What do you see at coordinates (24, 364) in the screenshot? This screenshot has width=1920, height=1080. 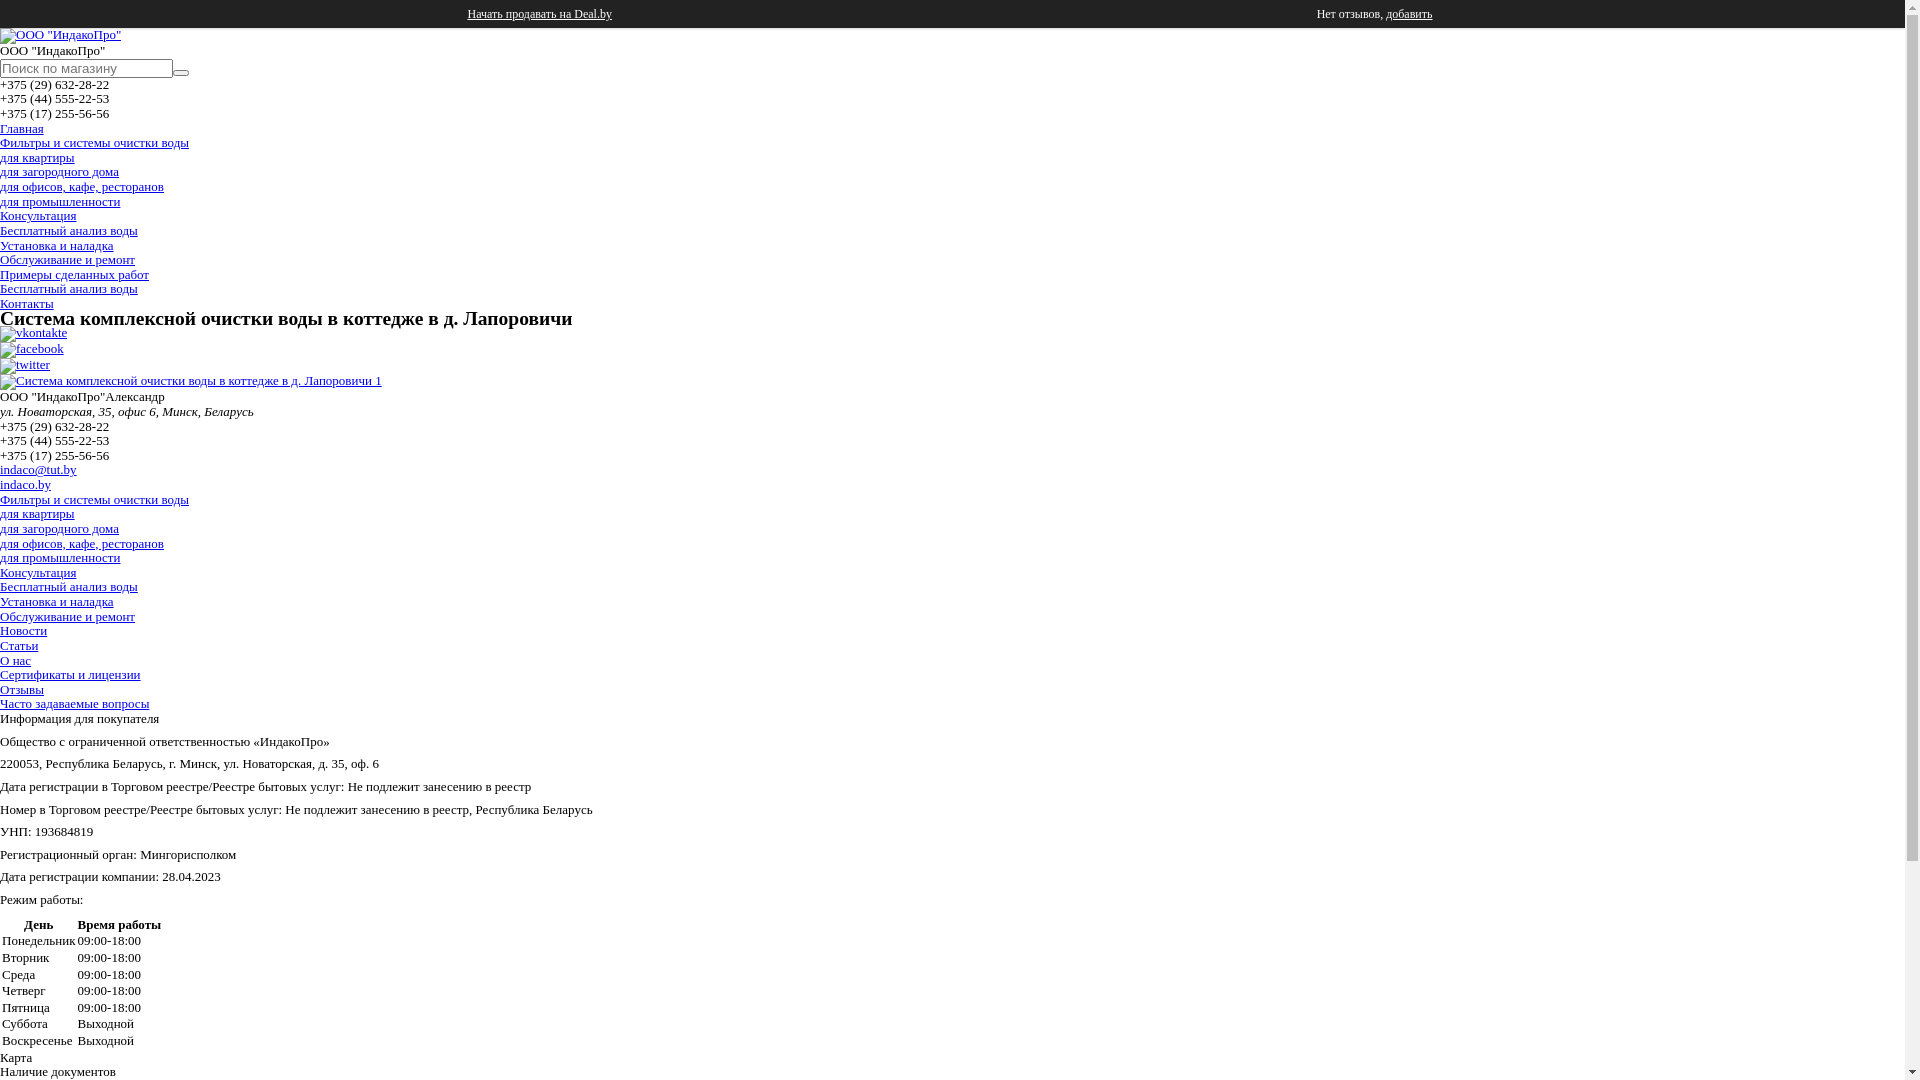 I see `'twitter'` at bounding box center [24, 364].